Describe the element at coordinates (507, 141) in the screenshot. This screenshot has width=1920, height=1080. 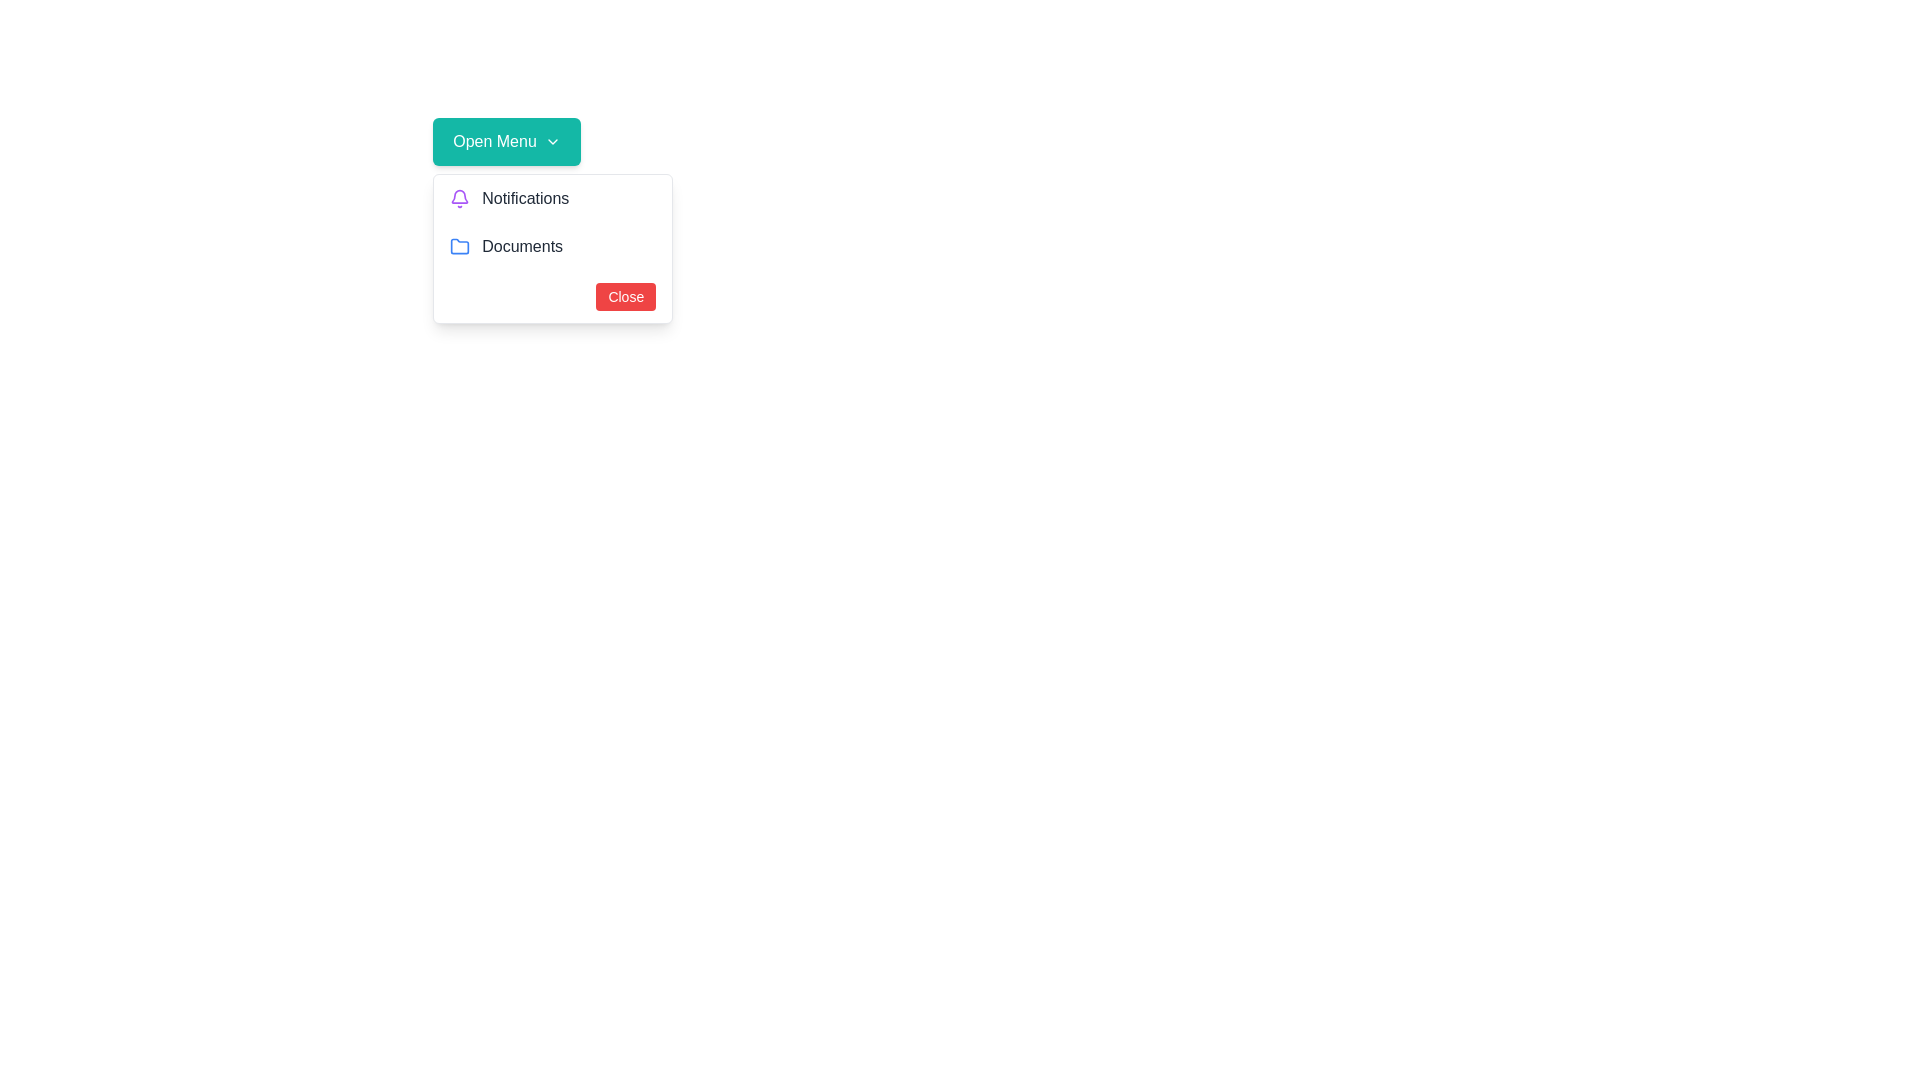
I see `the 'Open Menu' button, which is a teal rectangular button with white text and a downward arrow icon, located at the top-center of the dropdown menu structure` at that location.